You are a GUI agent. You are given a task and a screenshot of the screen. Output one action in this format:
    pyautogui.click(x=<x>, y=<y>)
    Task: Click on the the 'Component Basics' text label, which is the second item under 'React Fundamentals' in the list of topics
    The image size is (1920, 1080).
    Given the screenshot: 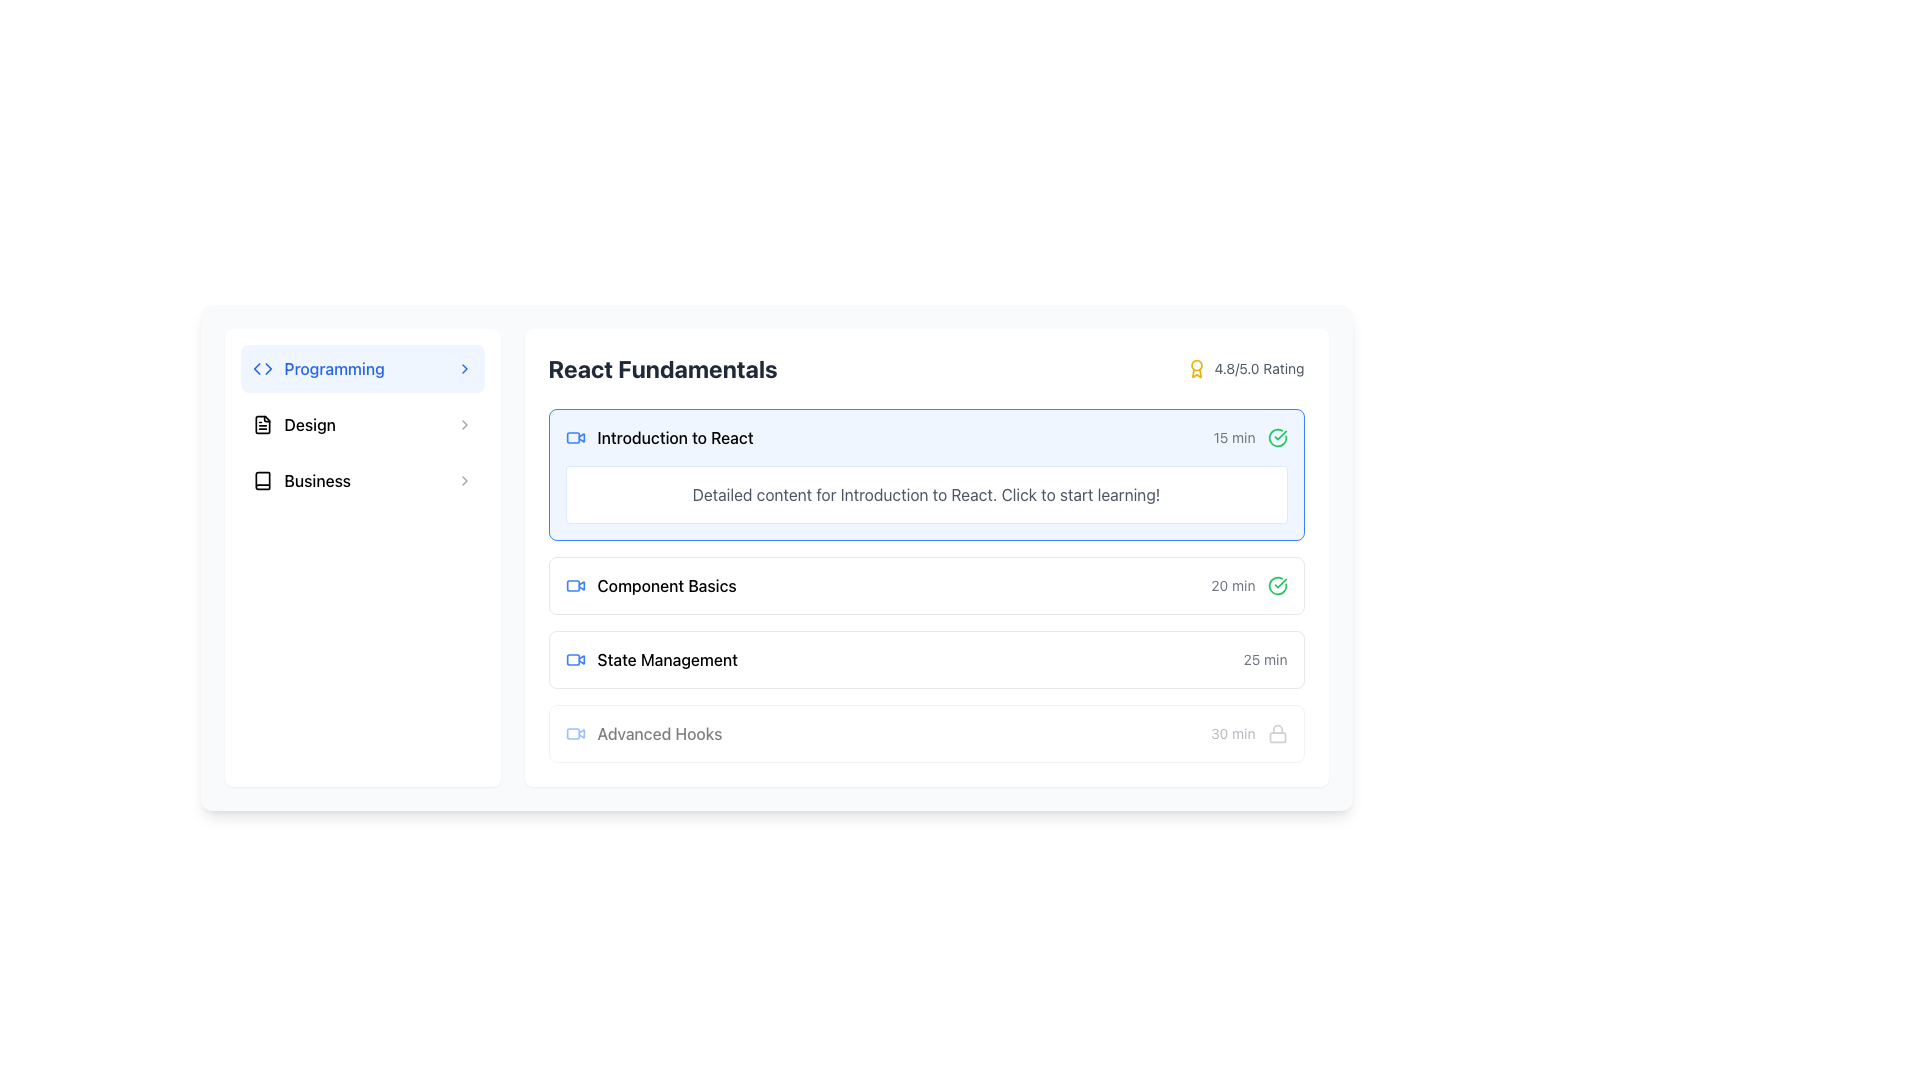 What is the action you would take?
    pyautogui.click(x=667, y=585)
    